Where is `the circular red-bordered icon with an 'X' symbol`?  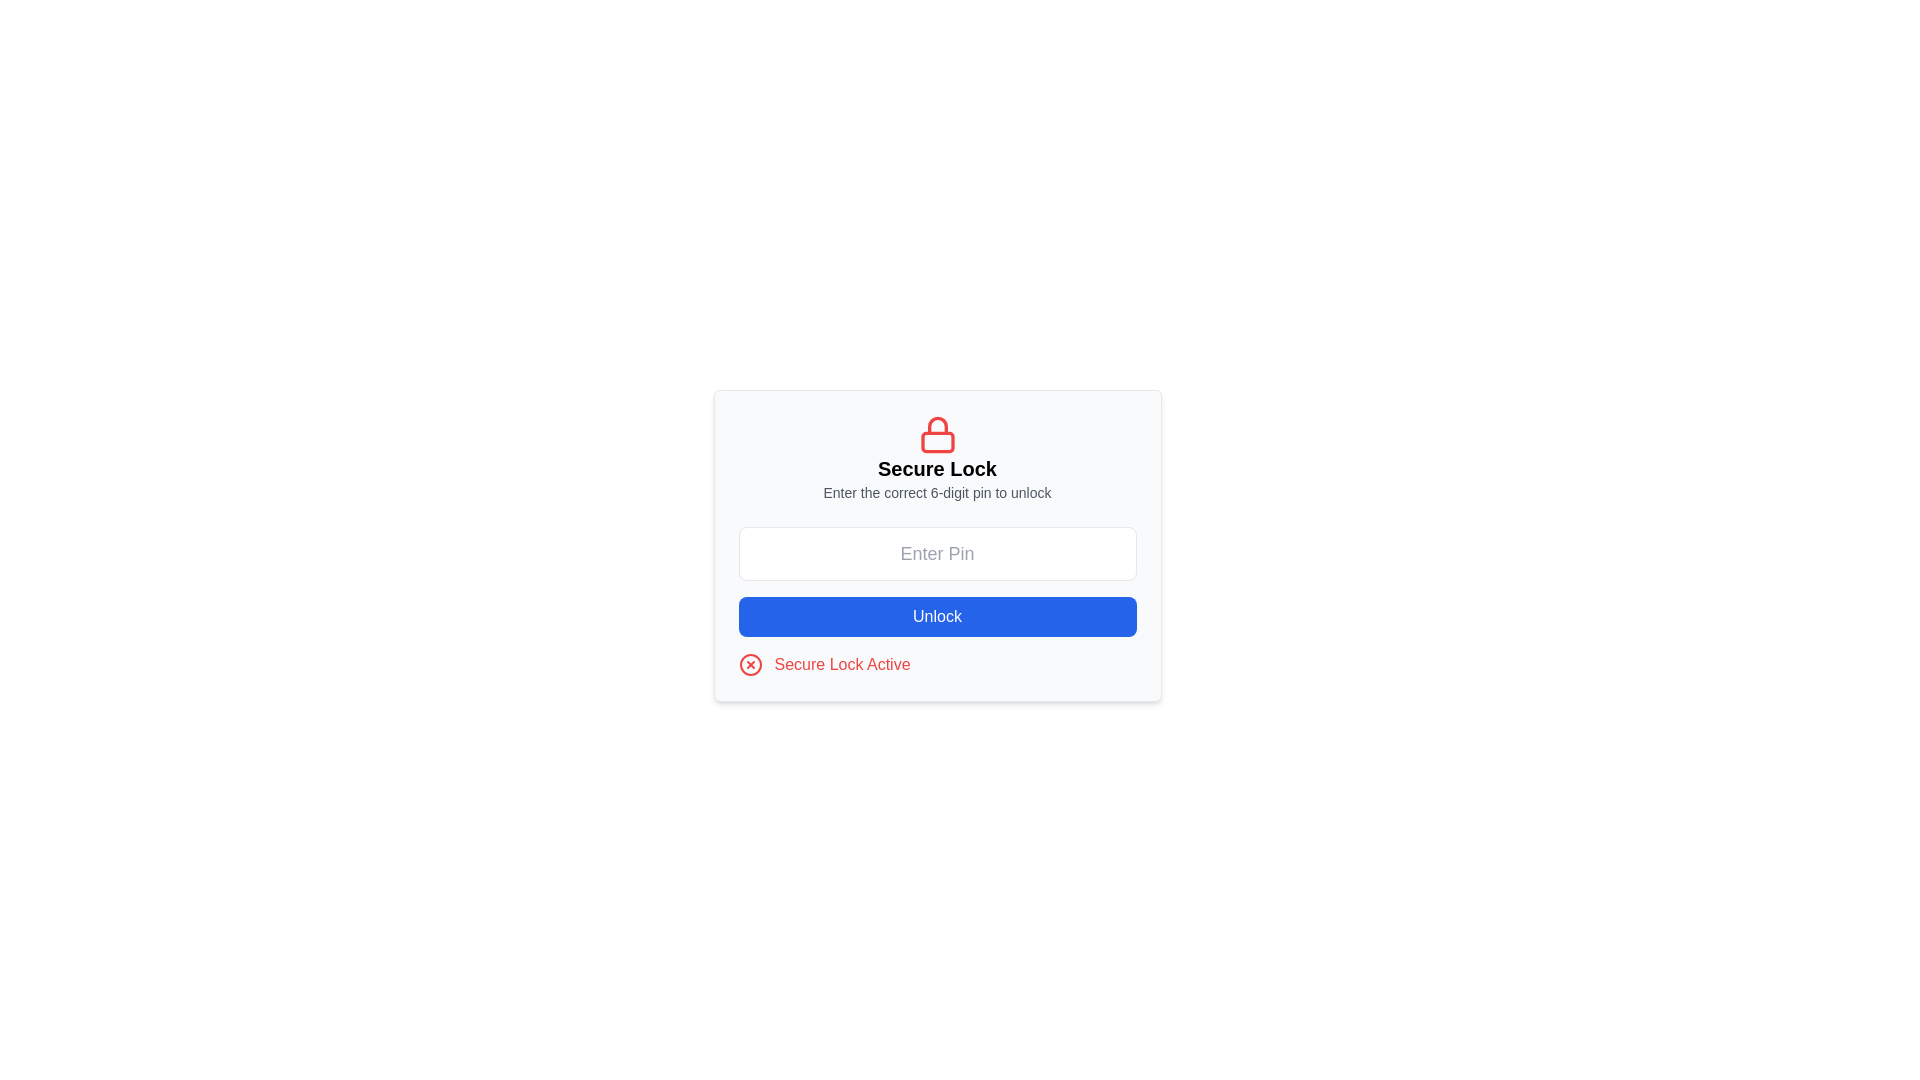
the circular red-bordered icon with an 'X' symbol is located at coordinates (749, 664).